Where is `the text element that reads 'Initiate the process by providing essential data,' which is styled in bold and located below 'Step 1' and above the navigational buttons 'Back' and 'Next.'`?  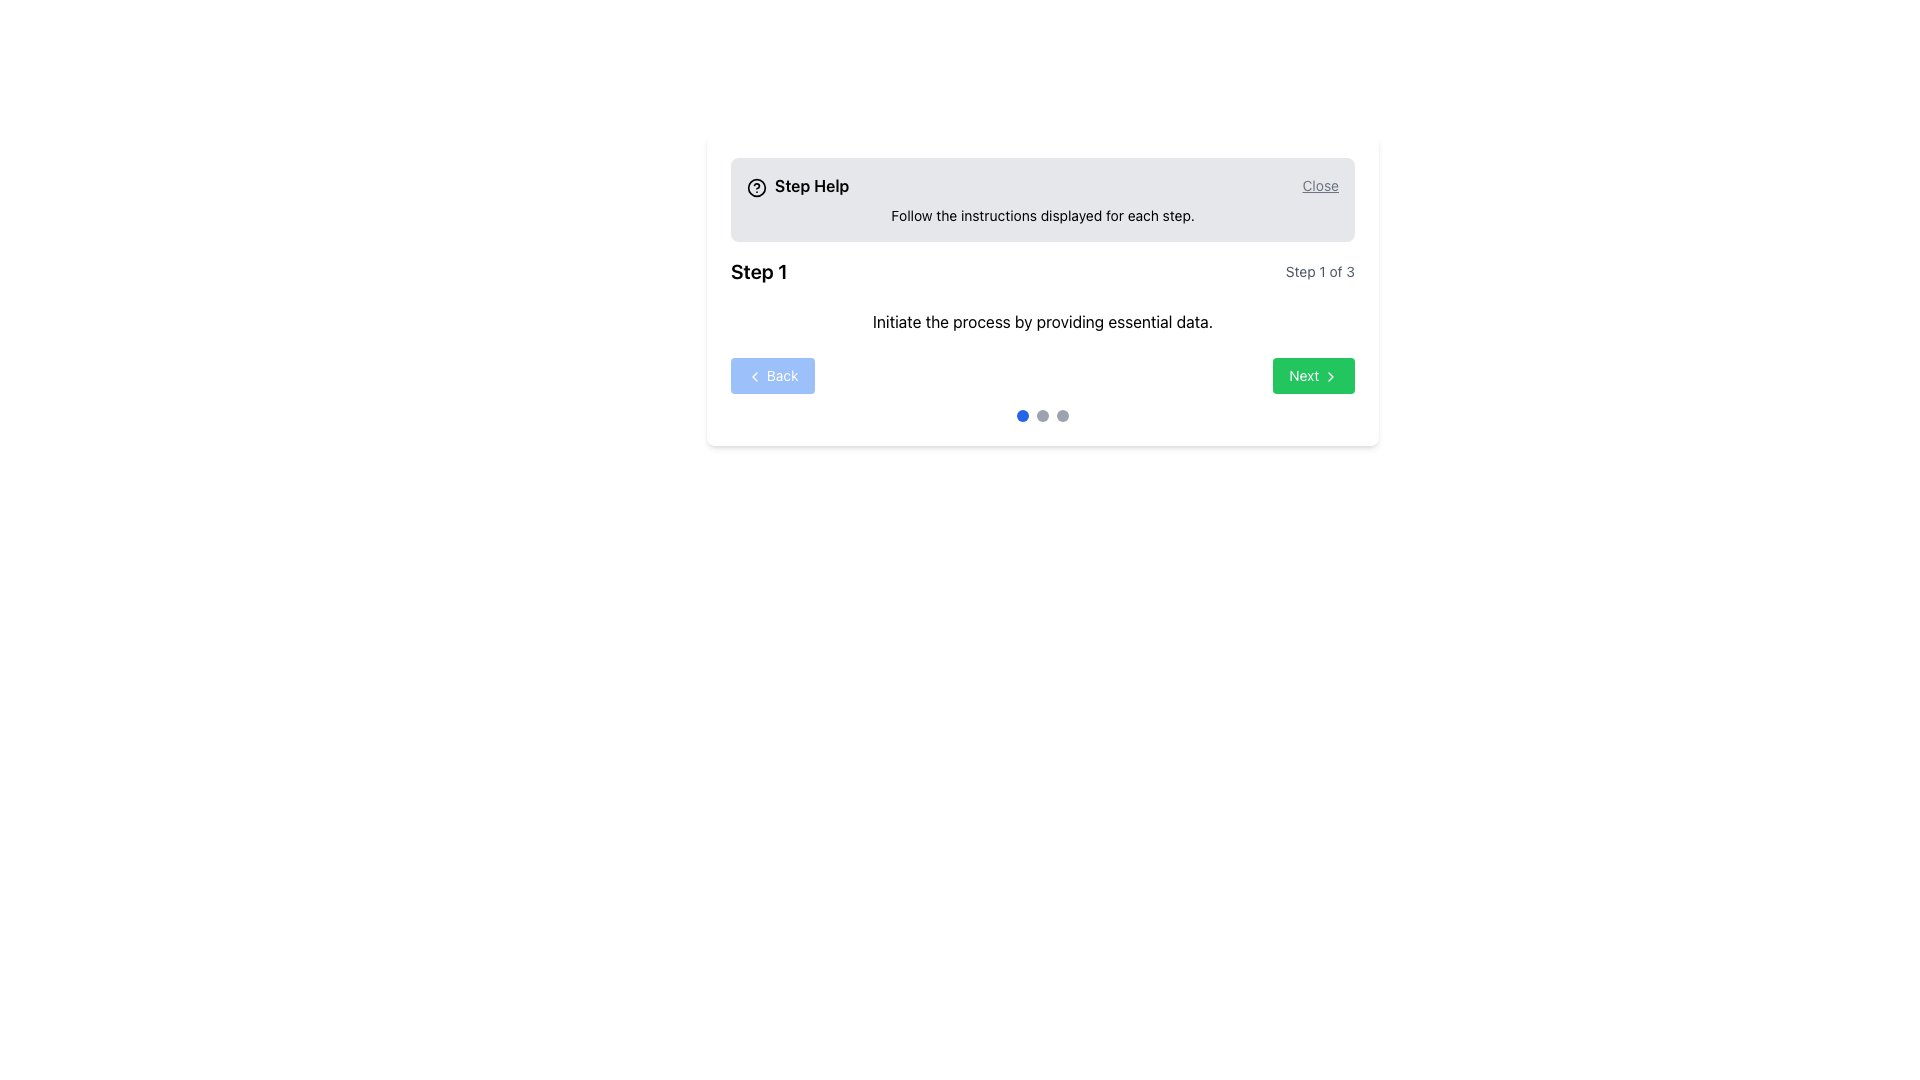
the text element that reads 'Initiate the process by providing essential data,' which is styled in bold and located below 'Step 1' and above the navigational buttons 'Back' and 'Next.' is located at coordinates (1041, 320).